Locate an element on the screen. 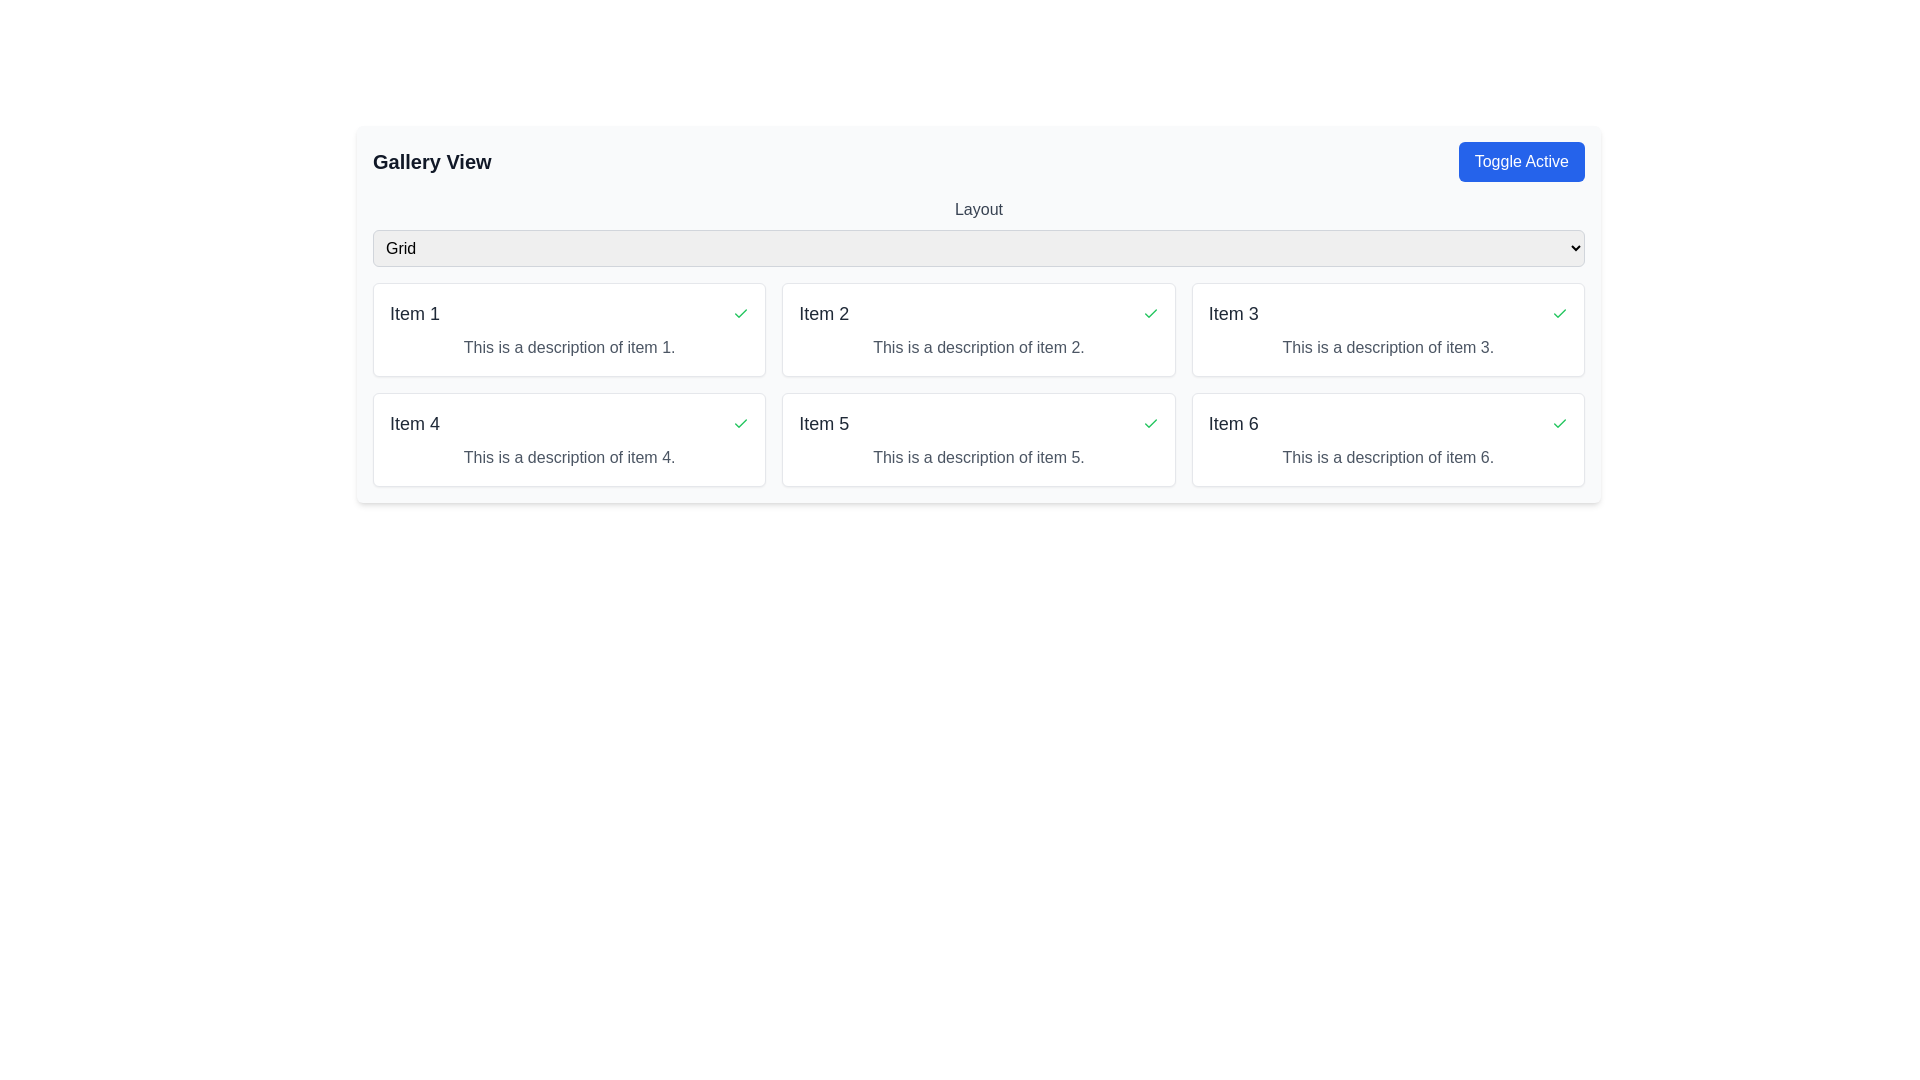  text from the Text label that serves as a title for the section above the 'GridList' dropdown menu is located at coordinates (979, 209).